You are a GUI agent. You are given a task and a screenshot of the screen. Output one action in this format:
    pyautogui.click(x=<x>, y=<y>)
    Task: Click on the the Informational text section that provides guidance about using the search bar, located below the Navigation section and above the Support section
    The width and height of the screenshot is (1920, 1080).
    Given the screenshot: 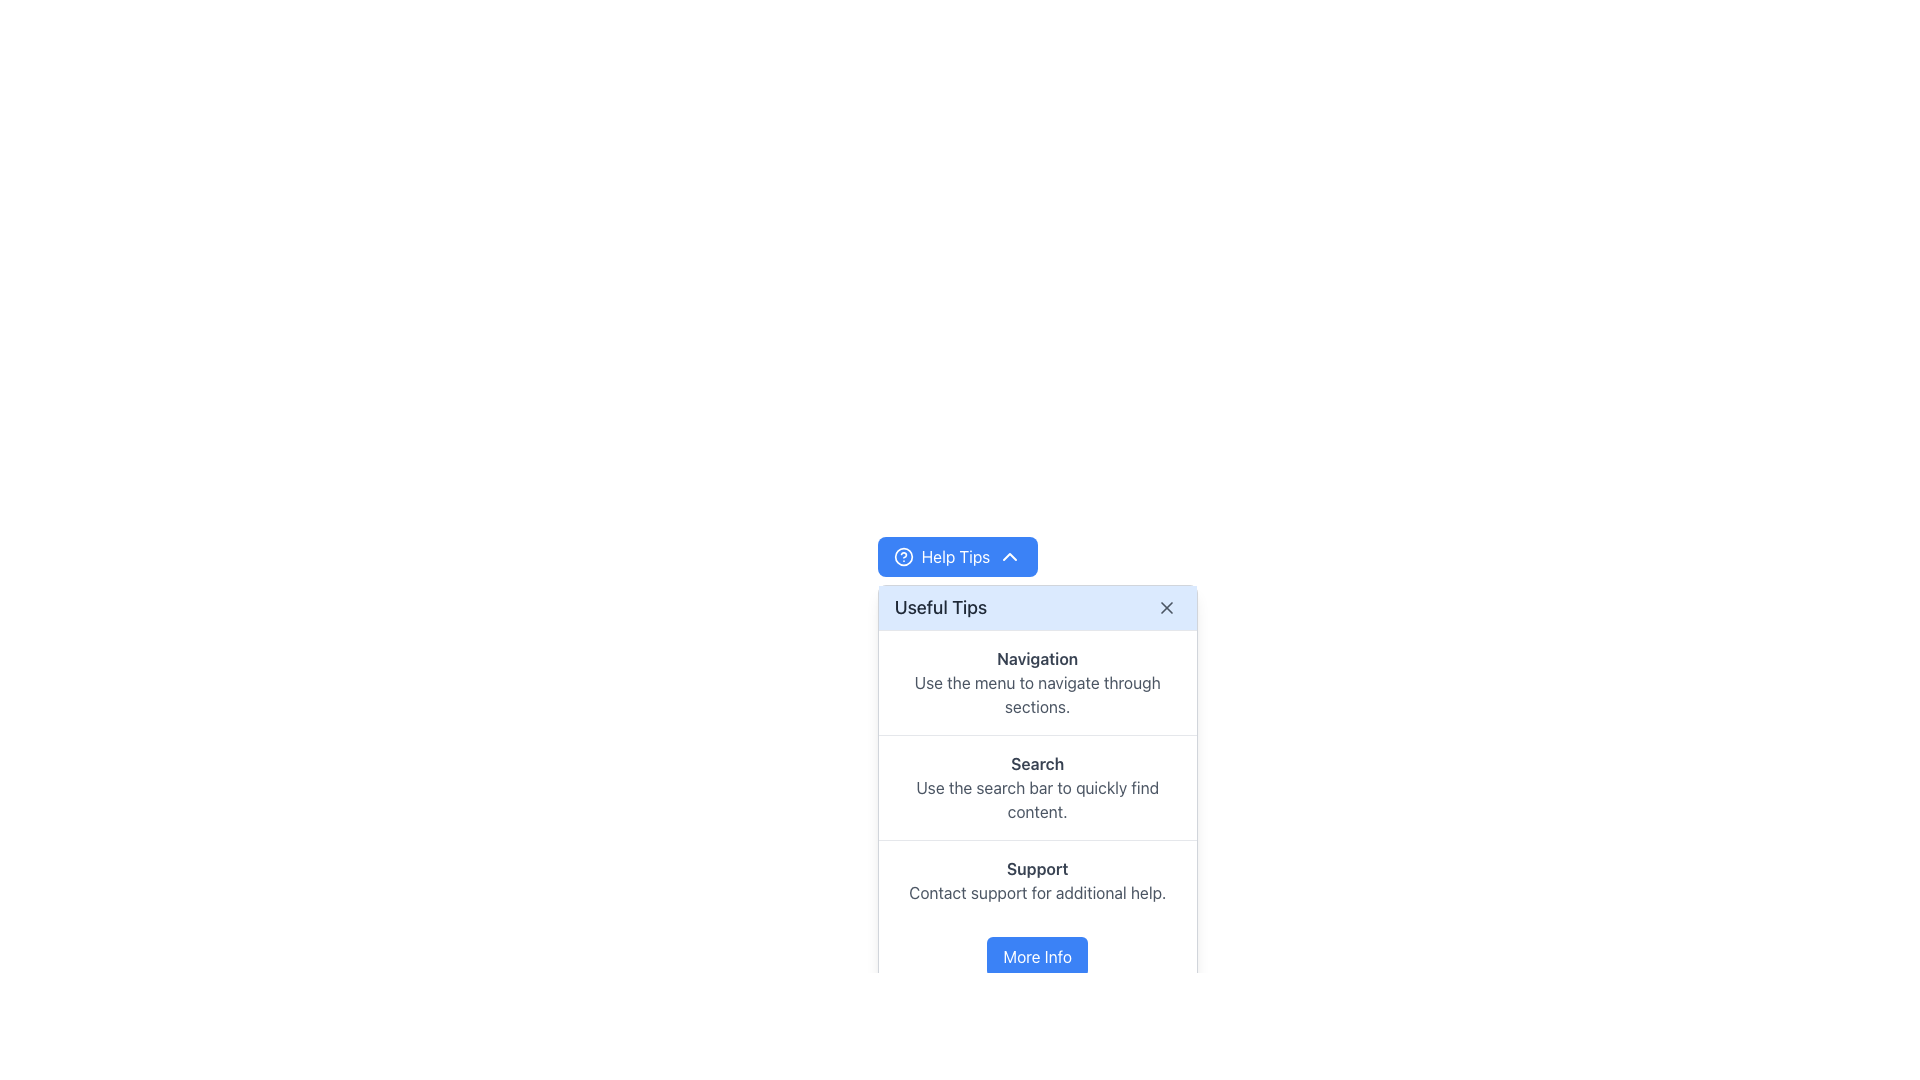 What is the action you would take?
    pyautogui.click(x=1037, y=786)
    